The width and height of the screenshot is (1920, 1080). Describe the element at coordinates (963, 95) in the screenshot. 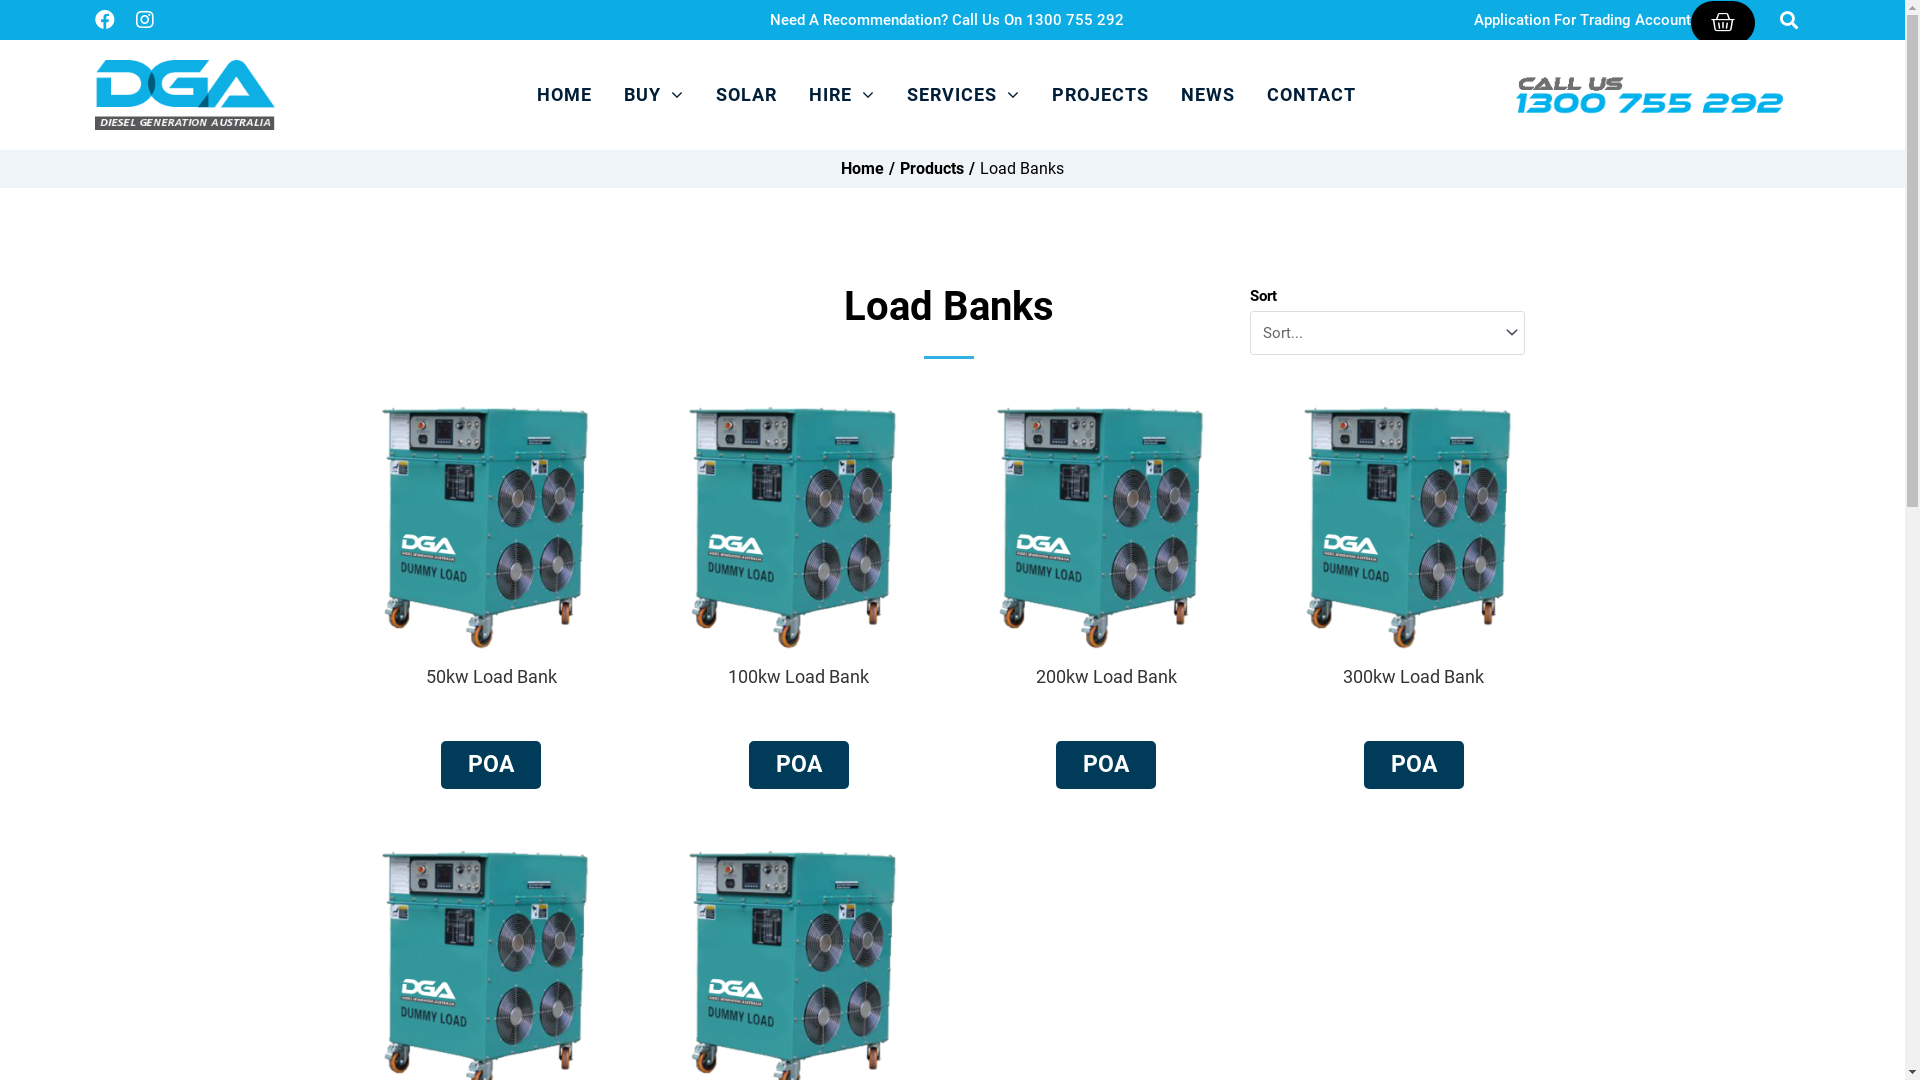

I see `'SERVICES'` at that location.